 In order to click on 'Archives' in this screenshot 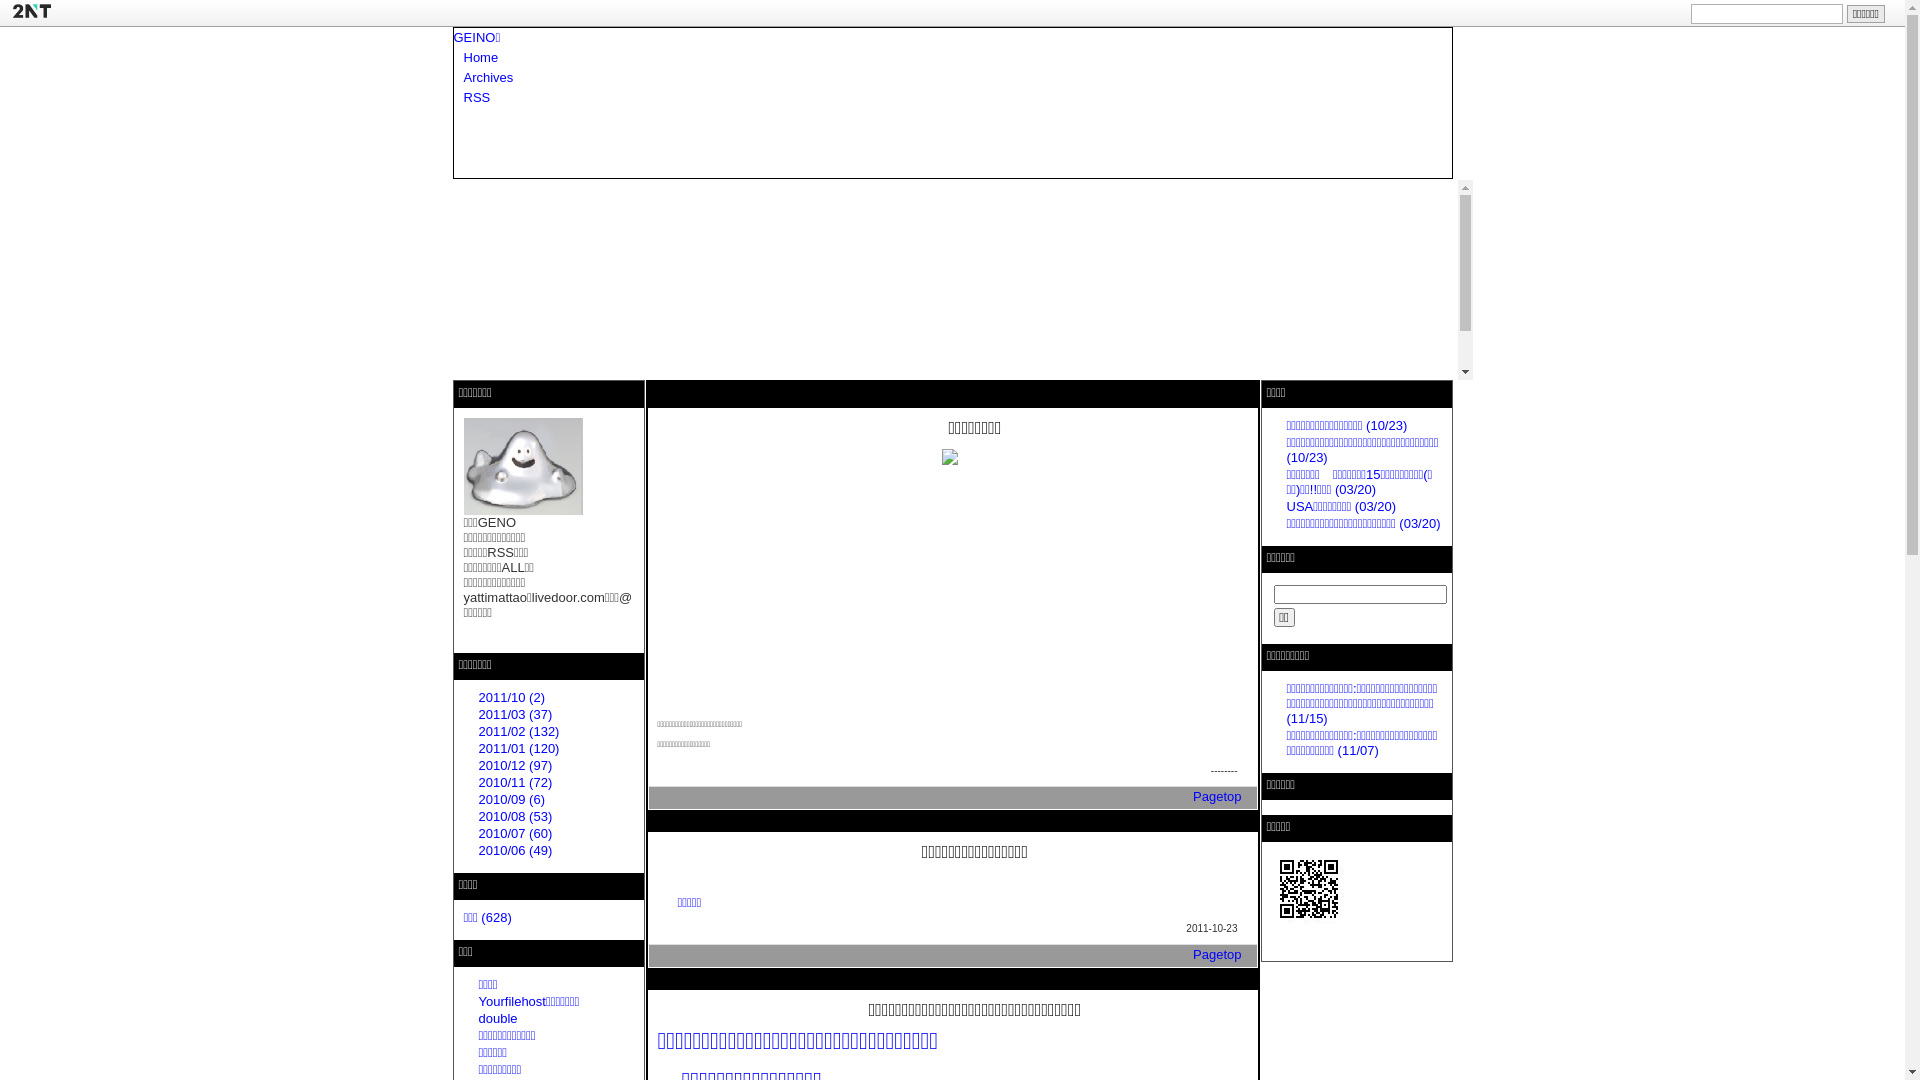, I will do `click(489, 76)`.